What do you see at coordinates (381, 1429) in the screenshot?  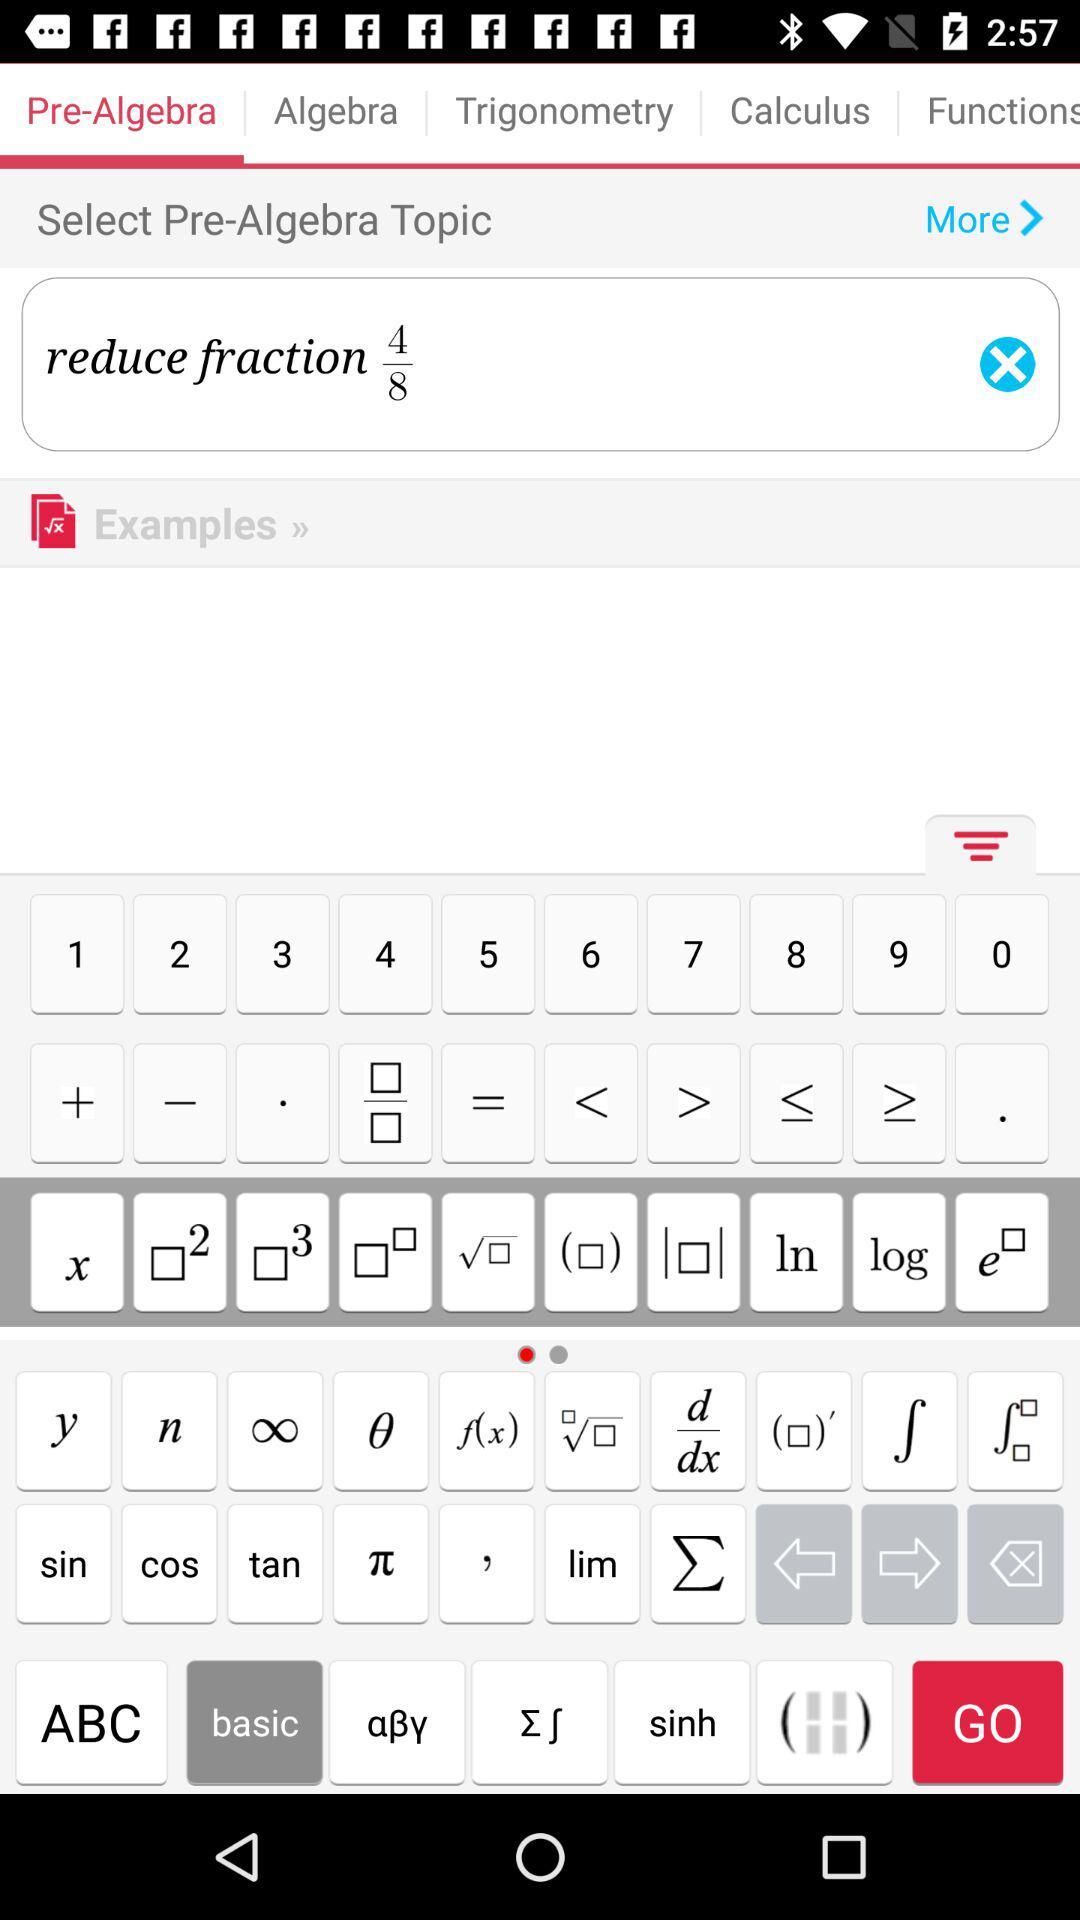 I see `teda option` at bounding box center [381, 1429].